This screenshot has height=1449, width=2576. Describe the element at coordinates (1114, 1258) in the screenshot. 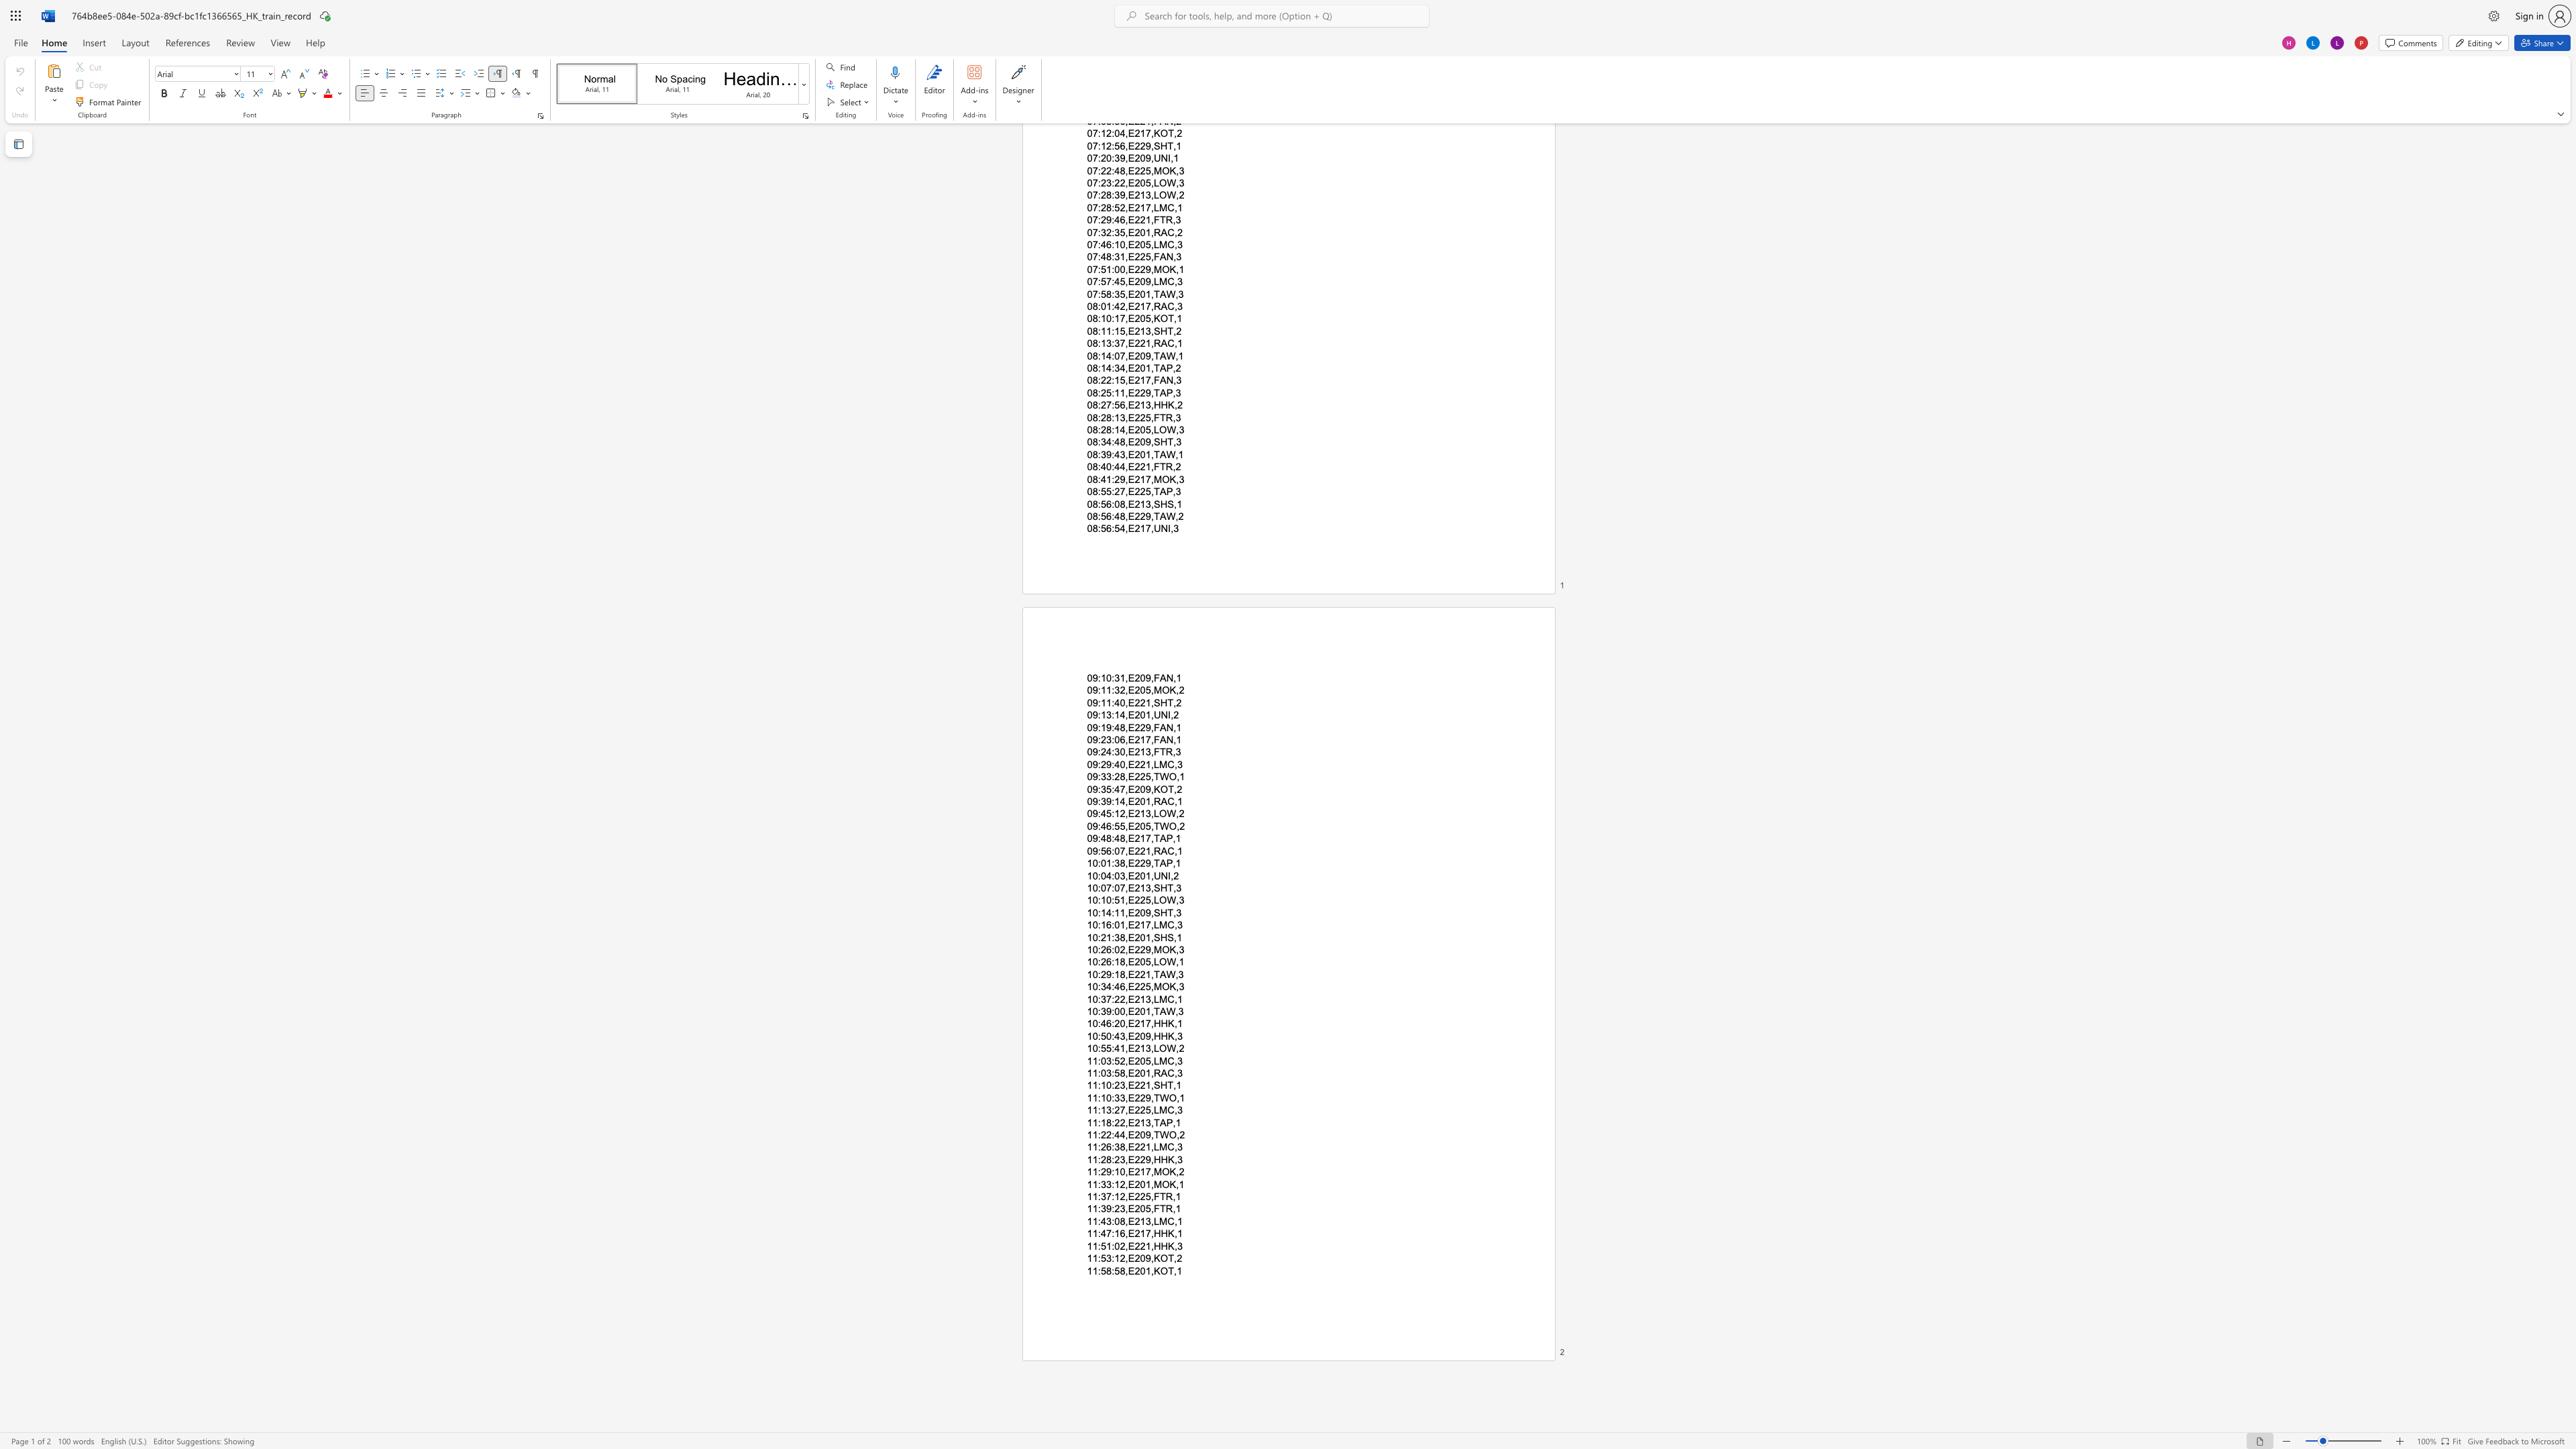

I see `the subset text "12,E209" within the text "11:53:12,E209,KOT,2"` at that location.